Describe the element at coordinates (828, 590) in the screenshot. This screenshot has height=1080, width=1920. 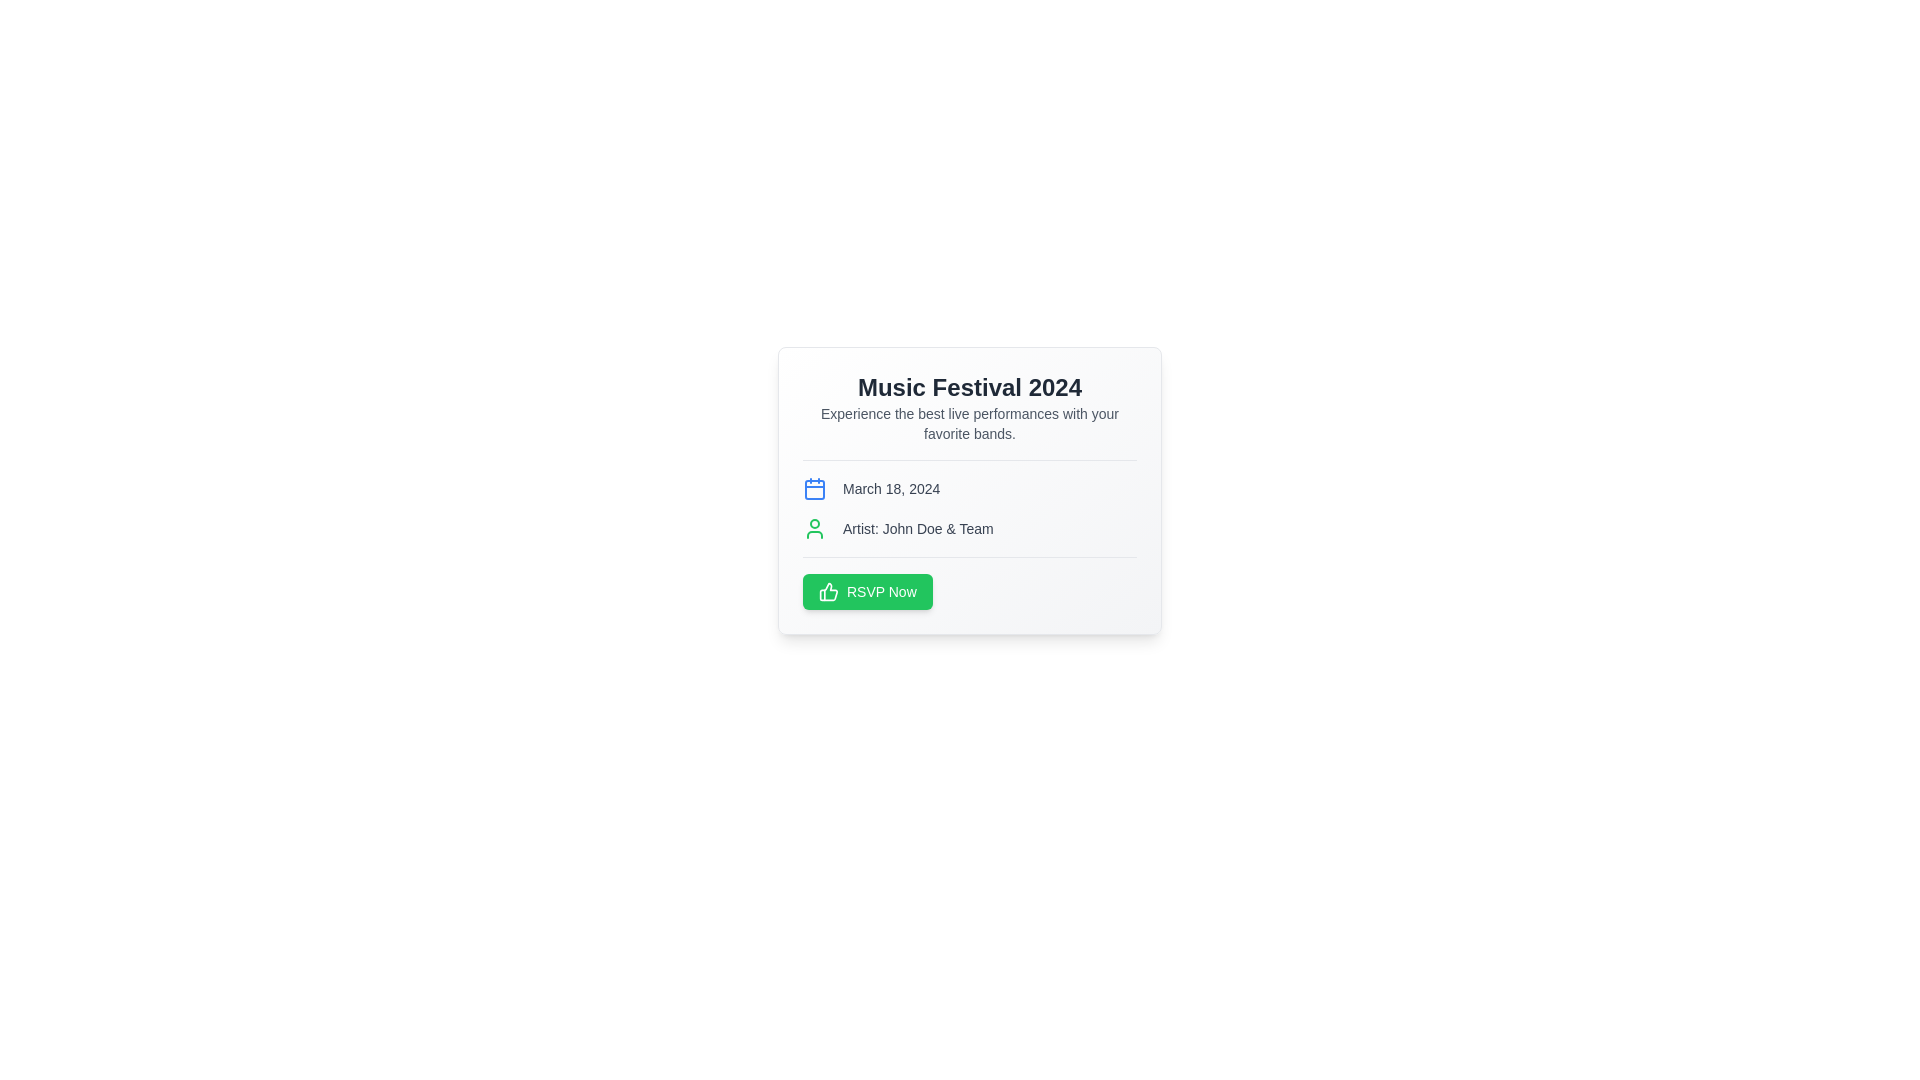
I see `the approval icon located near the center-right of the layout` at that location.